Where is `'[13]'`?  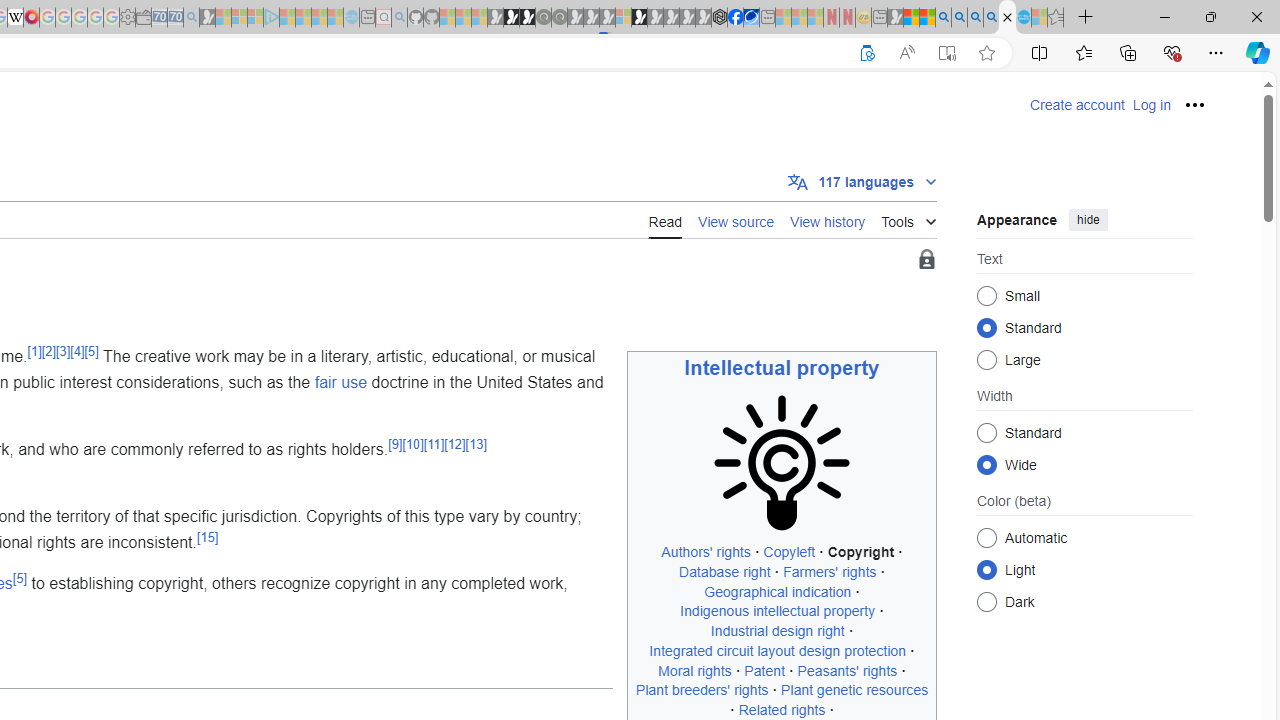 '[13]' is located at coordinates (474, 443).